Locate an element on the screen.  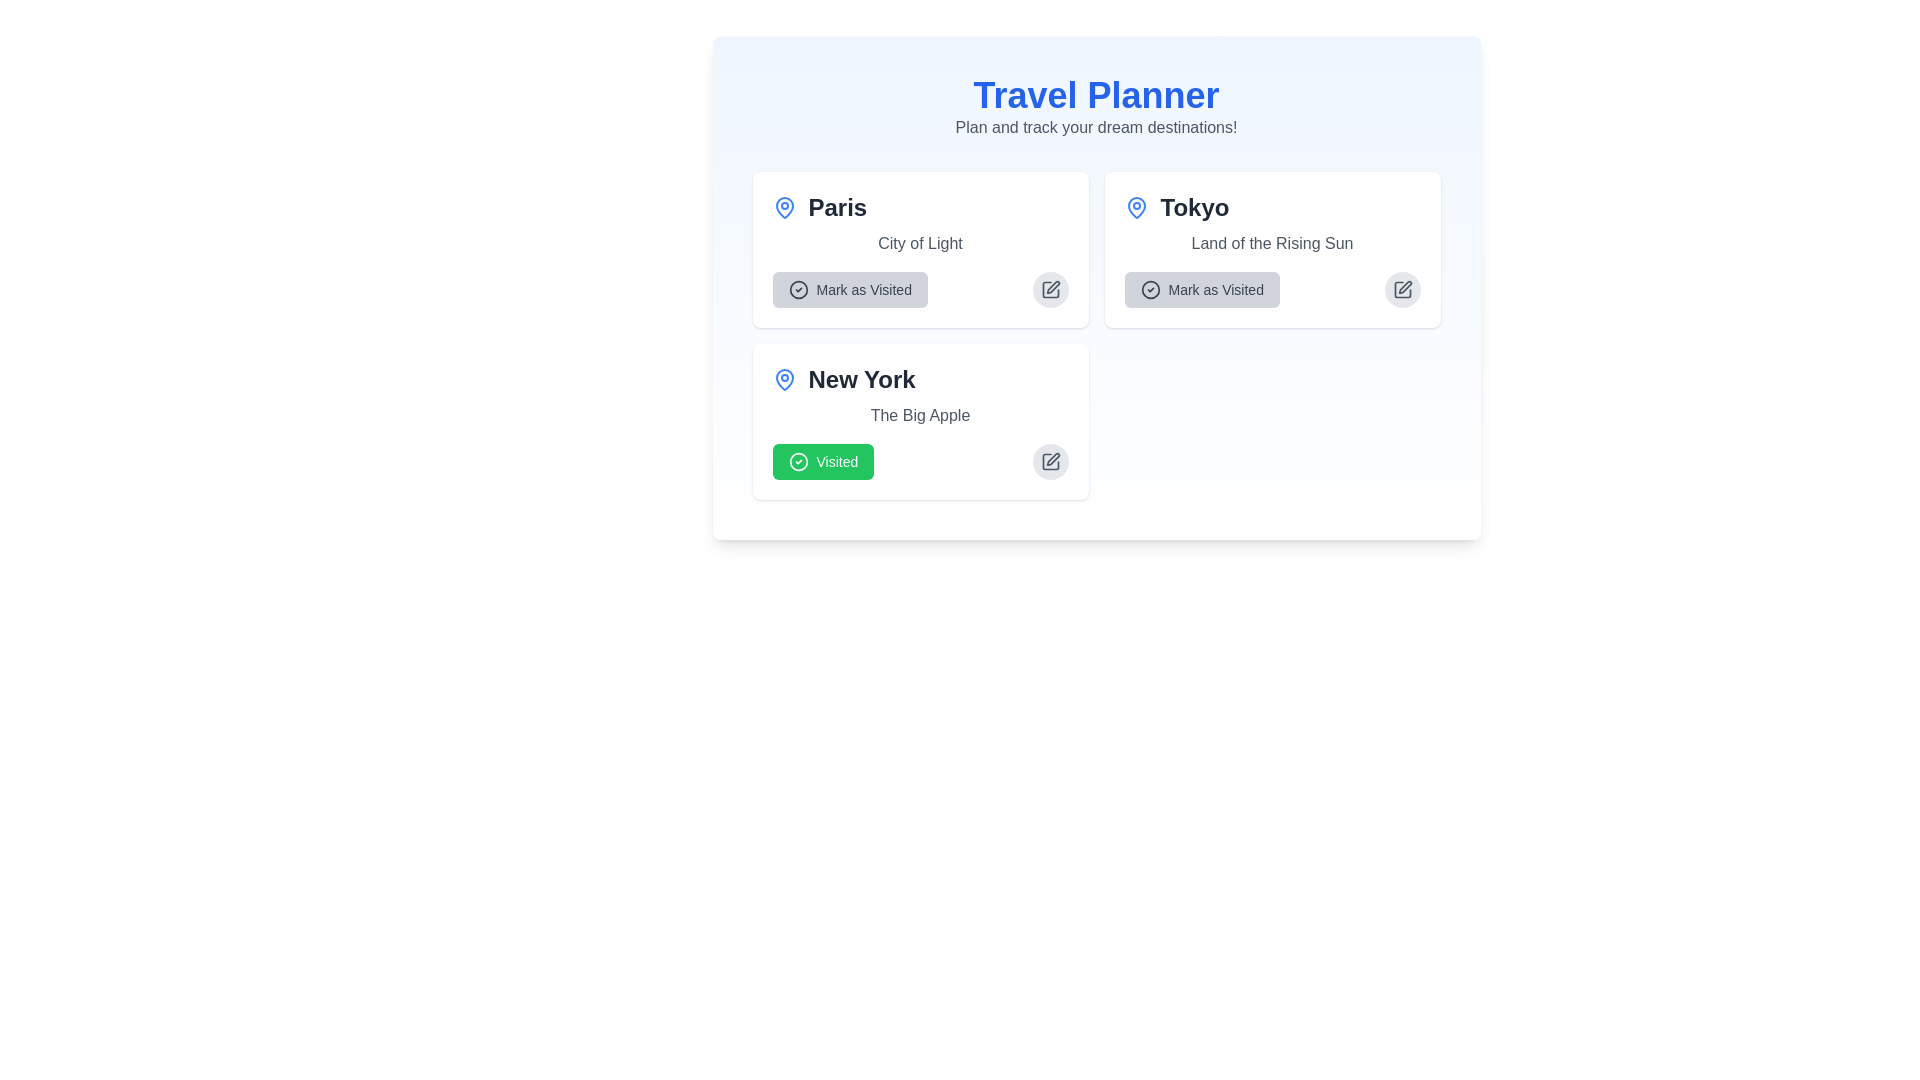
the destination is located at coordinates (837, 208).